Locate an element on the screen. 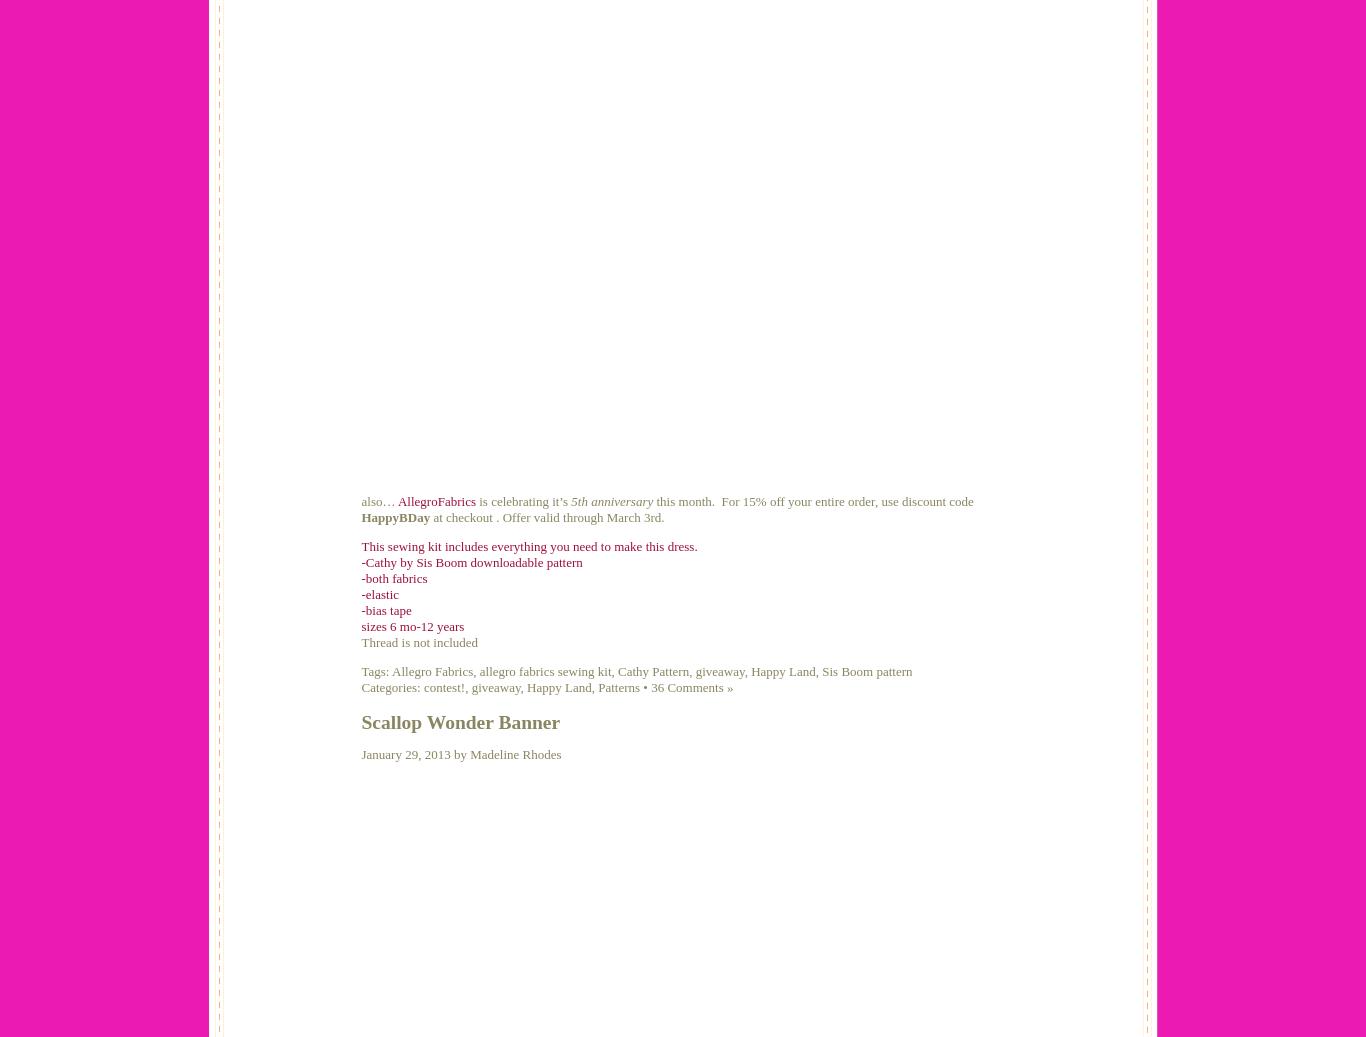  'Sis Boom pattern' is located at coordinates (866, 670).